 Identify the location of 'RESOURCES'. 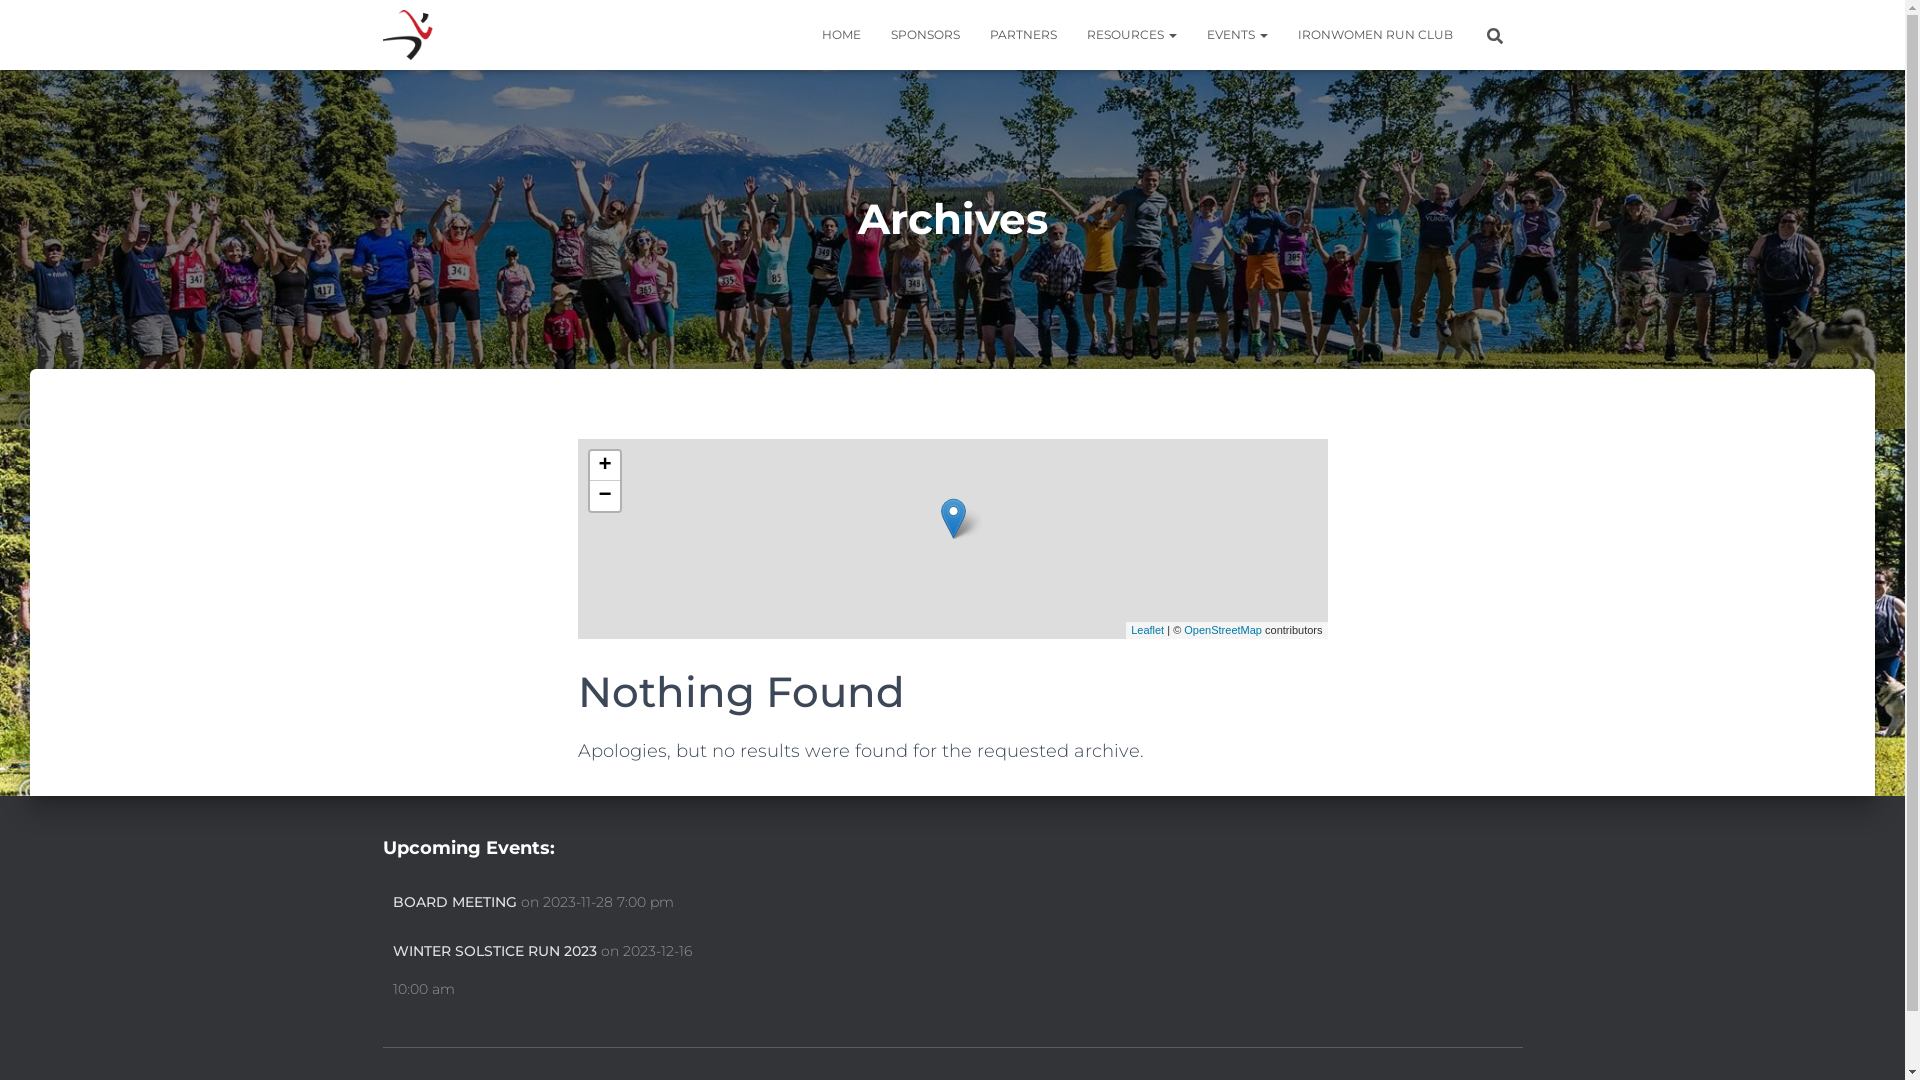
(1132, 34).